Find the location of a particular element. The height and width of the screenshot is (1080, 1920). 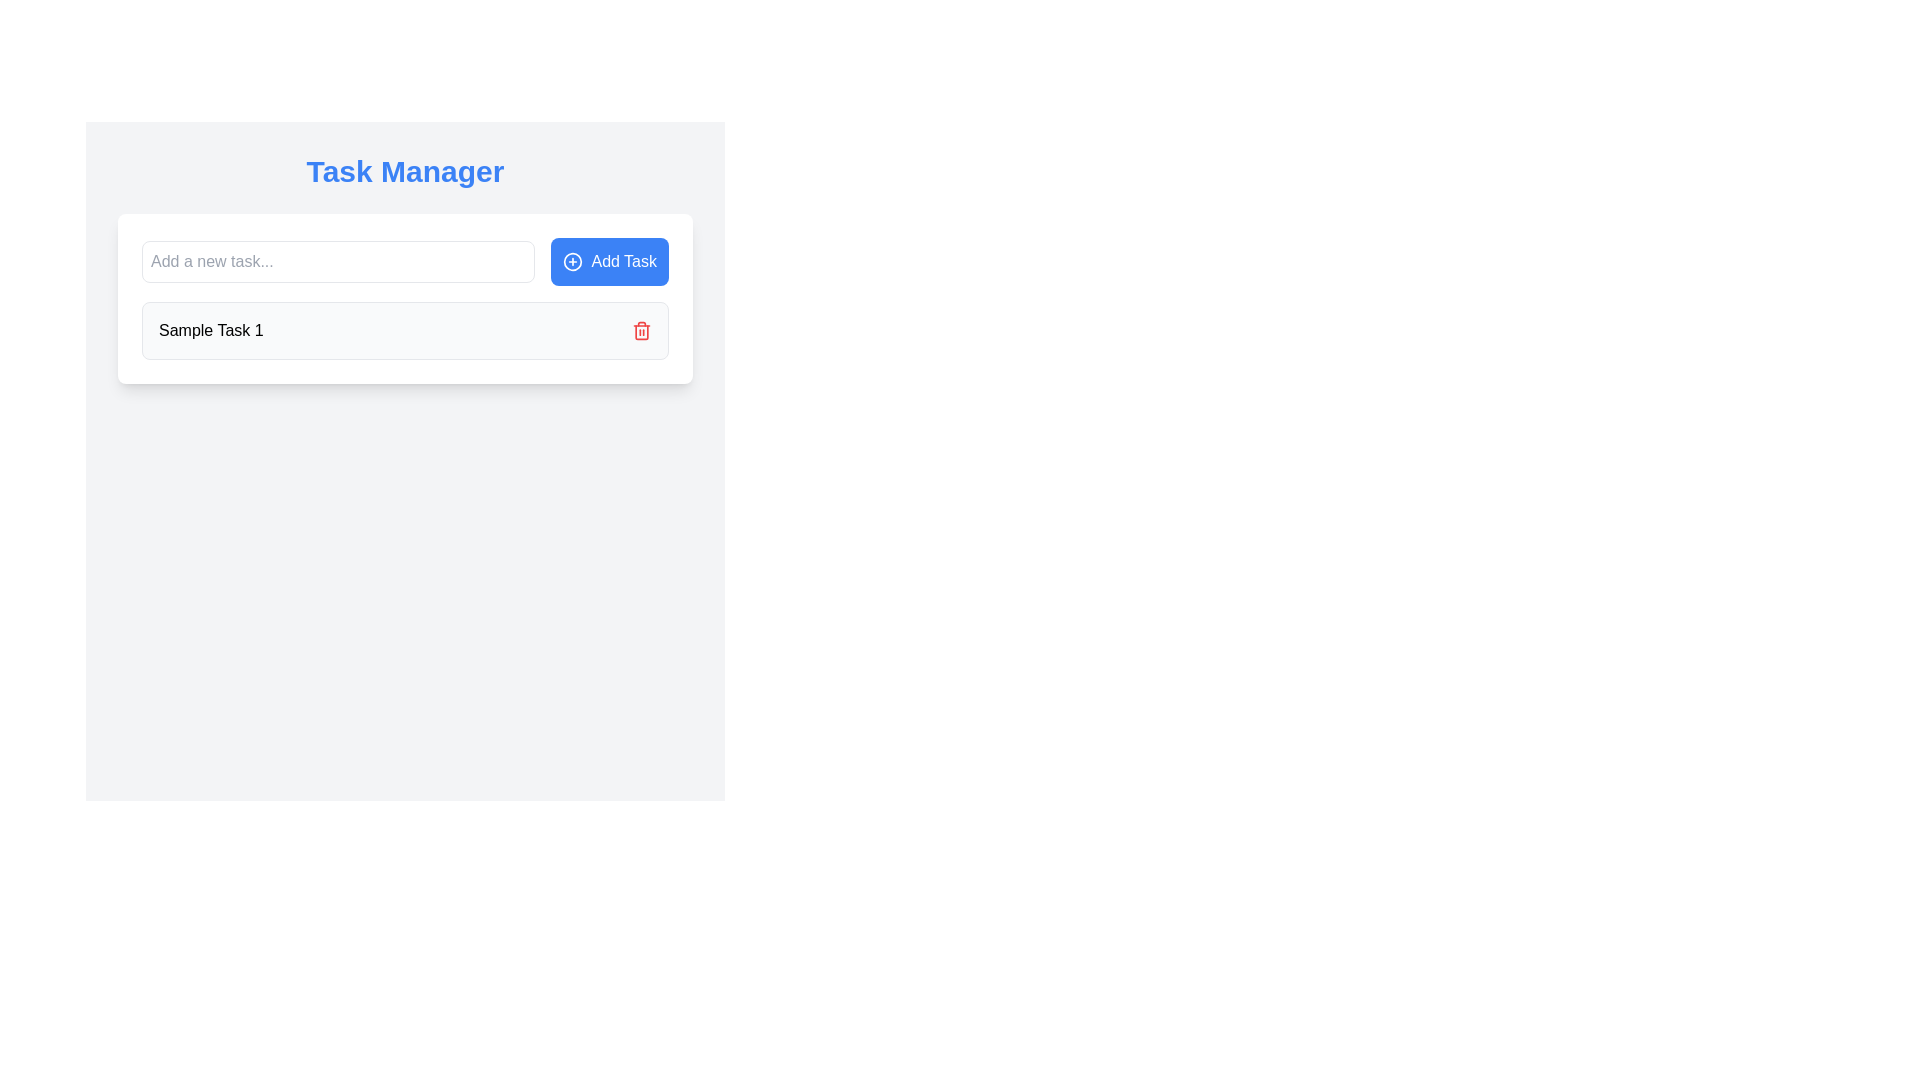

the text label within the 'Add Task' button, which clarifies its purpose to the user and is positioned to the right of the task input field is located at coordinates (623, 261).